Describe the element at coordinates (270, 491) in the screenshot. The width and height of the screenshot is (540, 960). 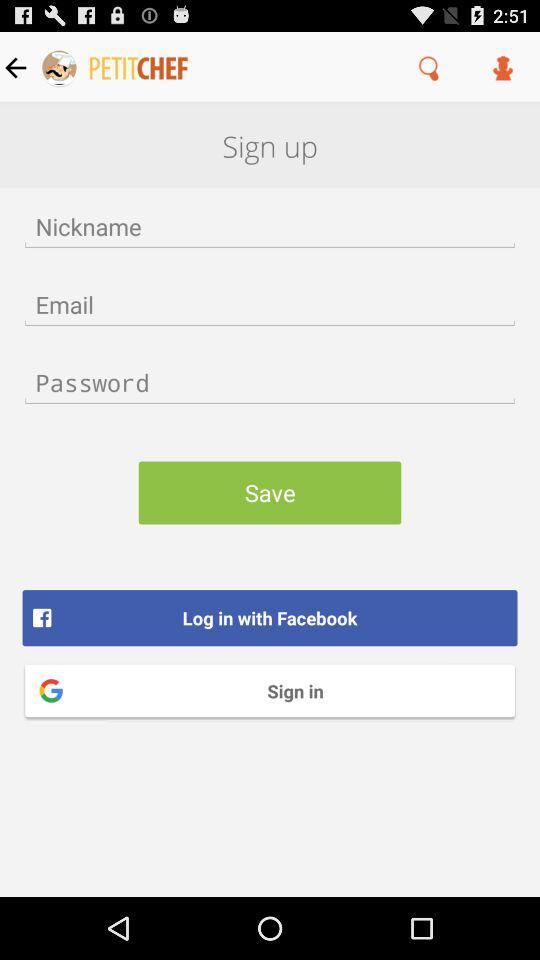
I see `the save item` at that location.